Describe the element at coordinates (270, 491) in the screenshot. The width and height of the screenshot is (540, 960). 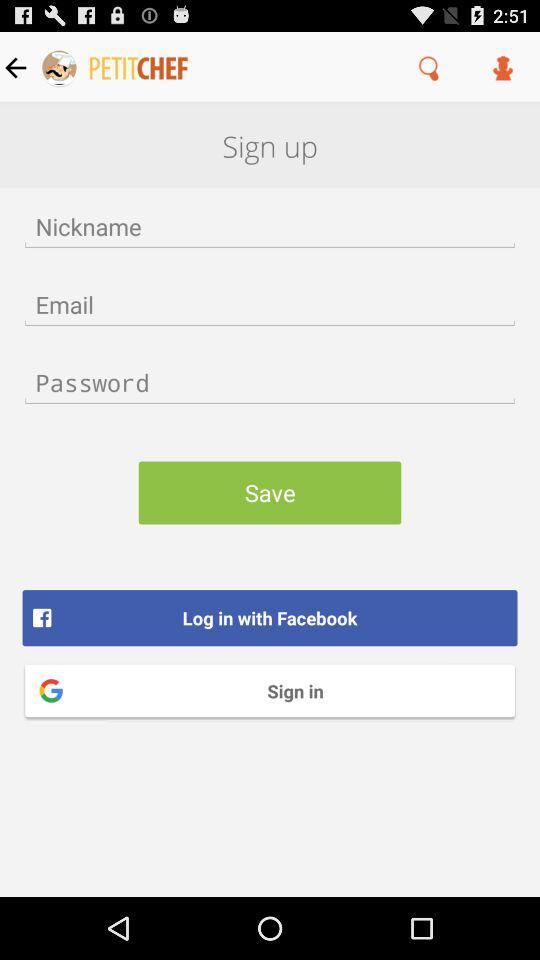
I see `the save item` at that location.